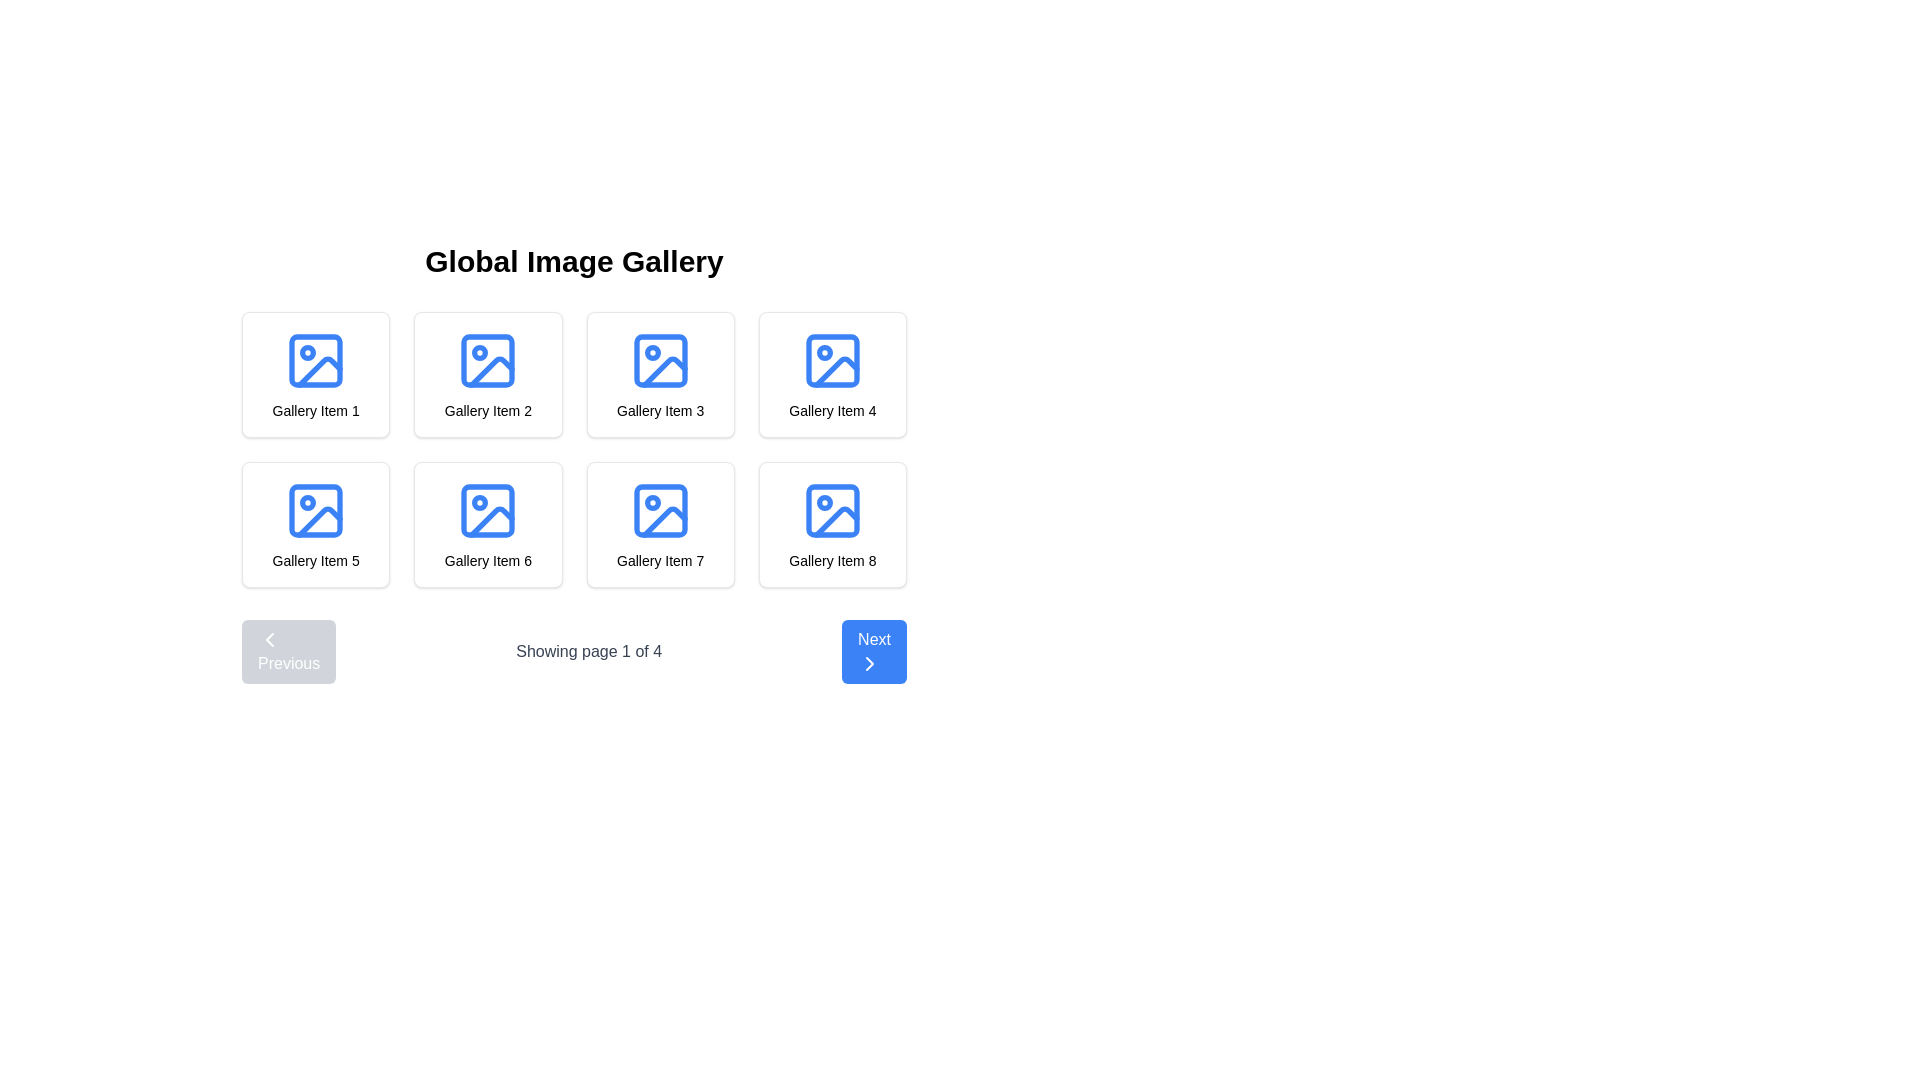 Image resolution: width=1920 pixels, height=1080 pixels. I want to click on the small circular shape that indicates status within the Gallery Item 5 icon in the Global Image Gallery, located in the second row, first column, so click(307, 501).